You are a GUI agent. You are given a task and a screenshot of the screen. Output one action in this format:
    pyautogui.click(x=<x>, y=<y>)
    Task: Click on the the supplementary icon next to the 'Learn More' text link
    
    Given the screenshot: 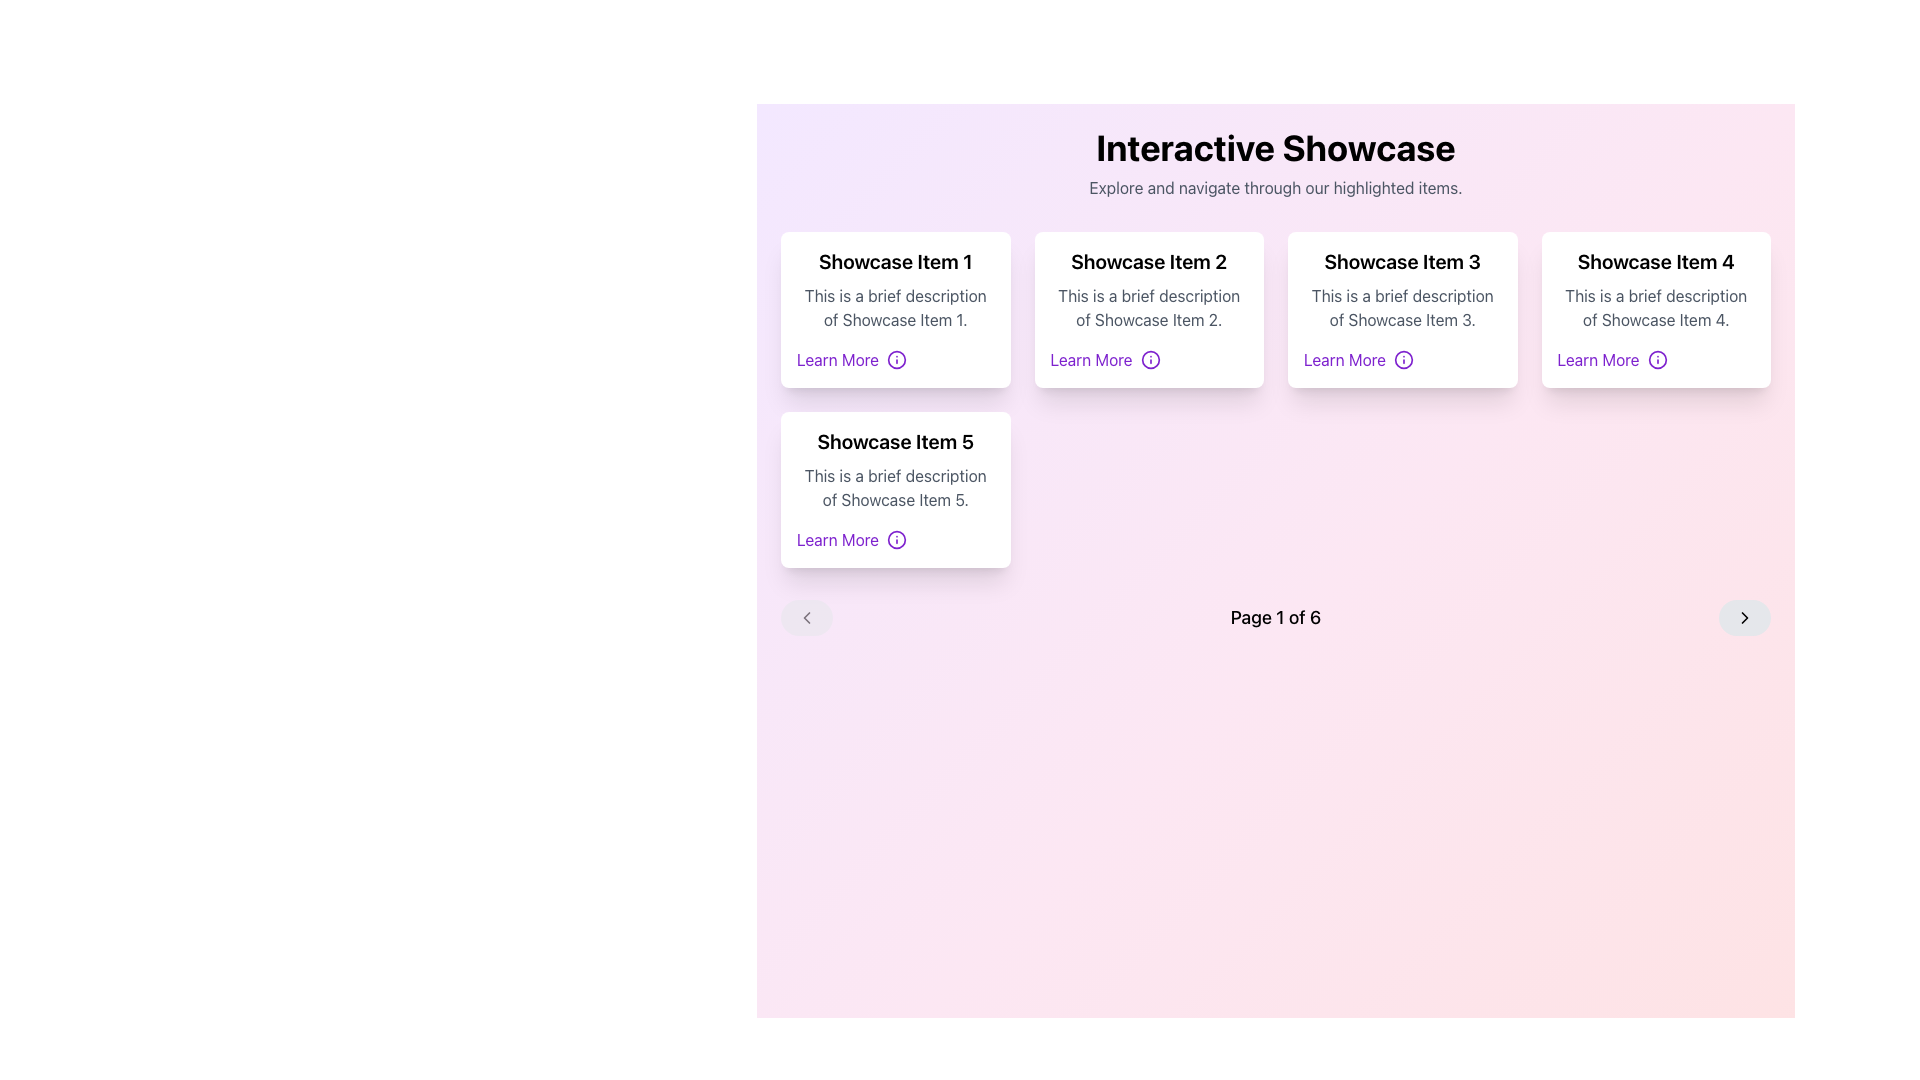 What is the action you would take?
    pyautogui.click(x=896, y=358)
    